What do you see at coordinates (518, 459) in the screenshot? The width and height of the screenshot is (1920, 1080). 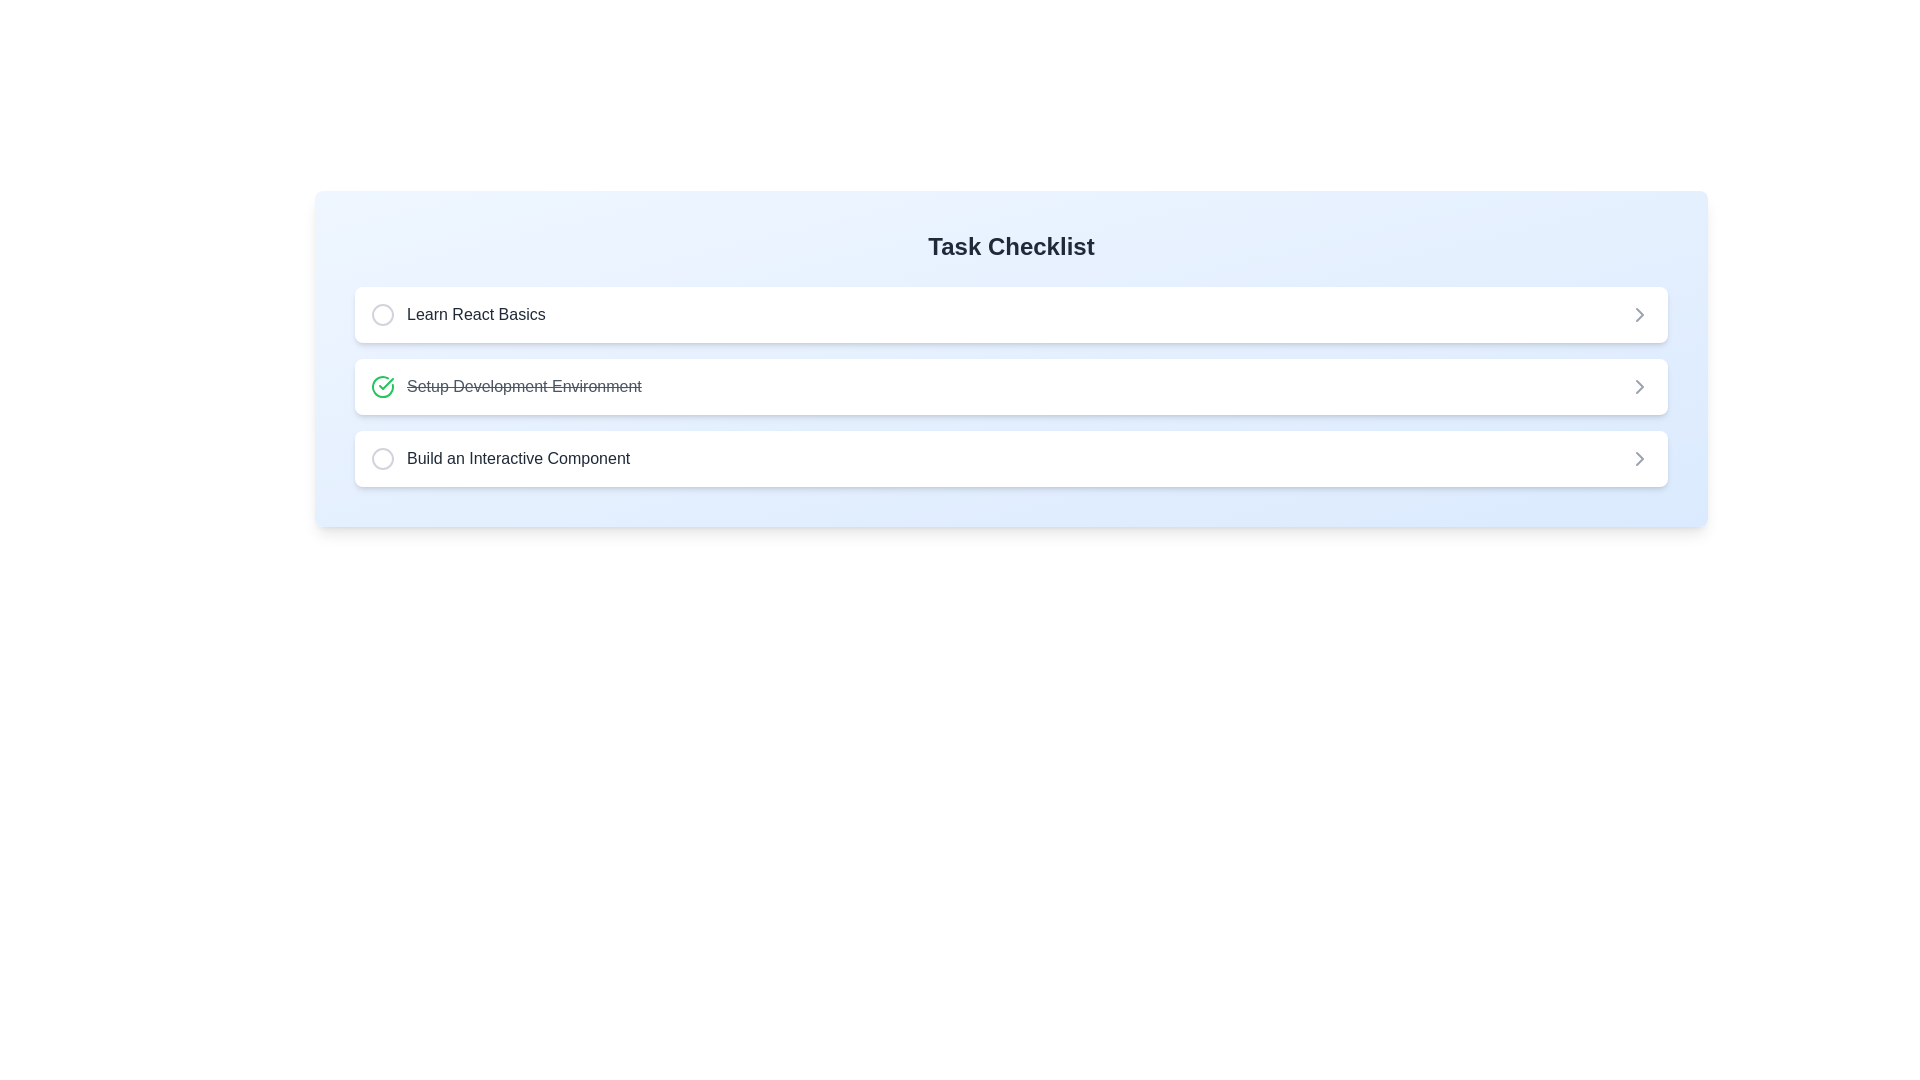 I see `the text label in the third row of the task checklist interface, which provides a descriptor for the related task` at bounding box center [518, 459].